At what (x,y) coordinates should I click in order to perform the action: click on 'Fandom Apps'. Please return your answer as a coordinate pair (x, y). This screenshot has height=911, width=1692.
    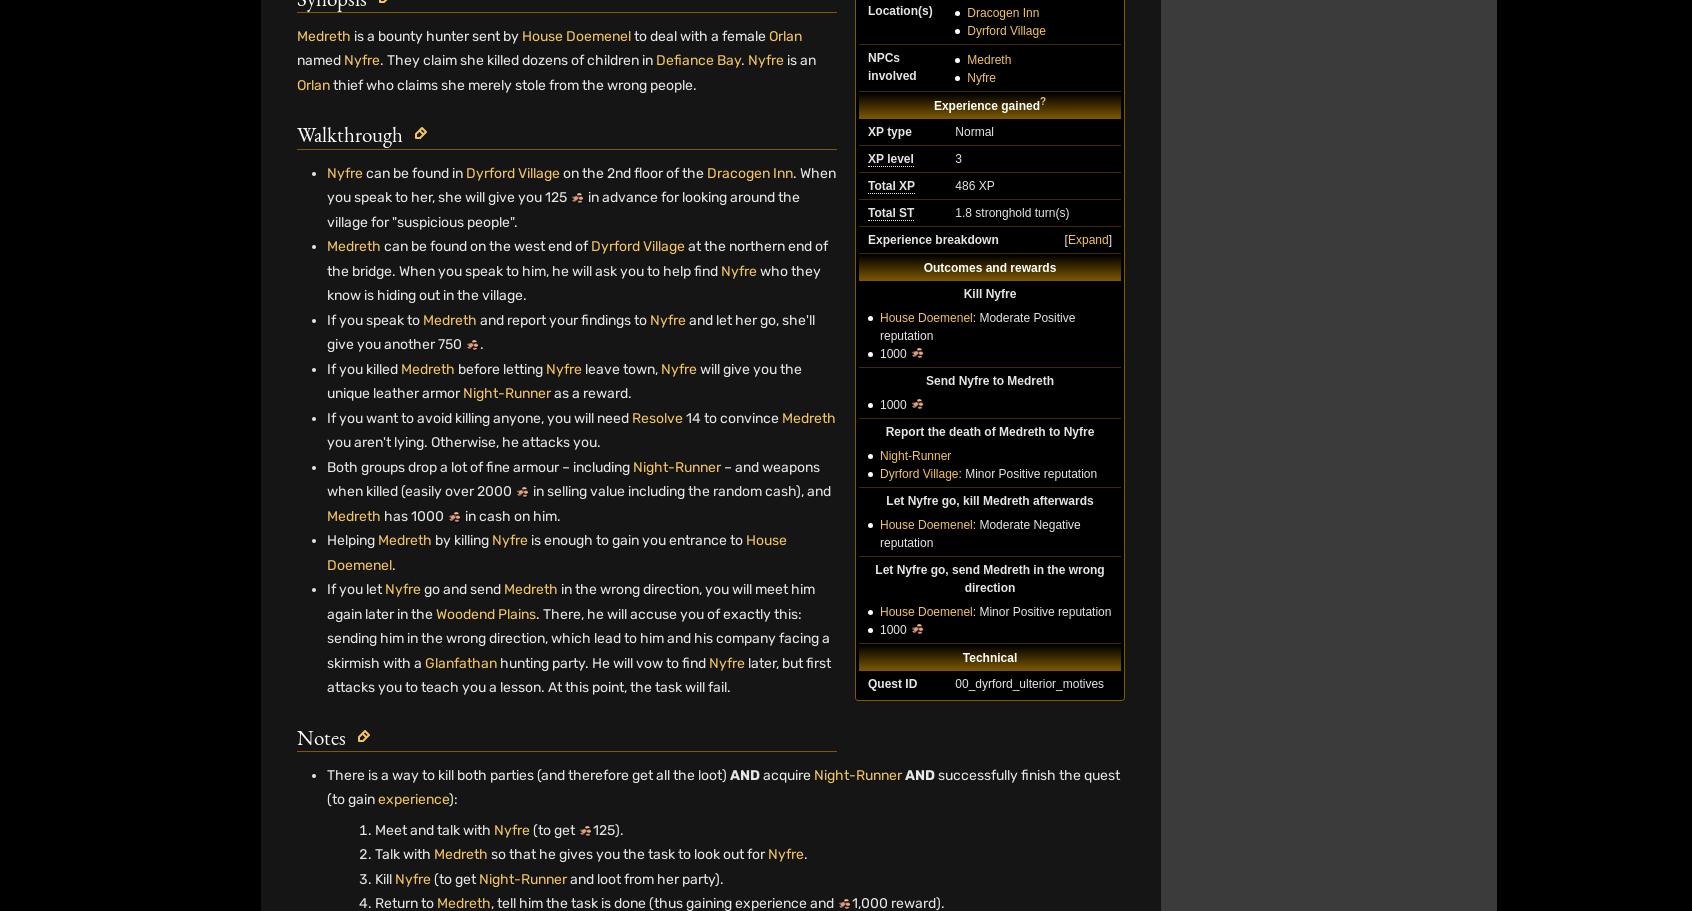
    Looking at the image, I should click on (1183, 833).